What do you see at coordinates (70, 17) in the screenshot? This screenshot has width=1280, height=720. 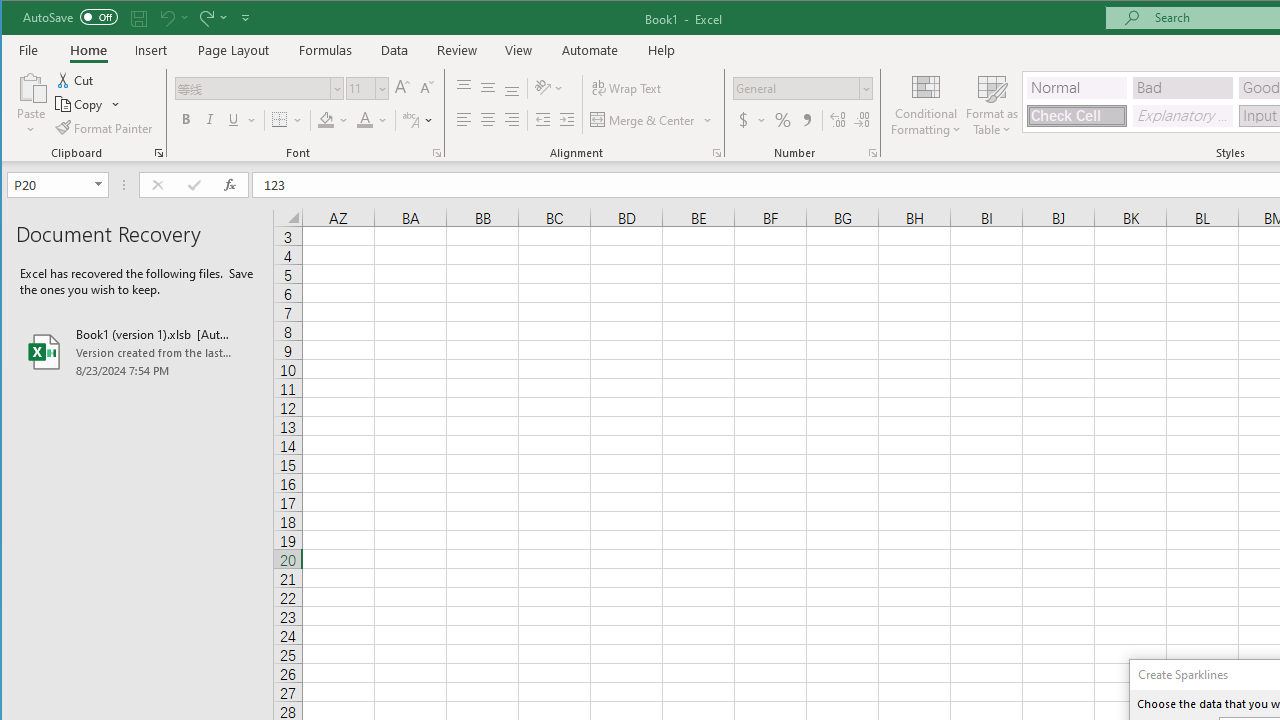 I see `'AutoSave'` at bounding box center [70, 17].